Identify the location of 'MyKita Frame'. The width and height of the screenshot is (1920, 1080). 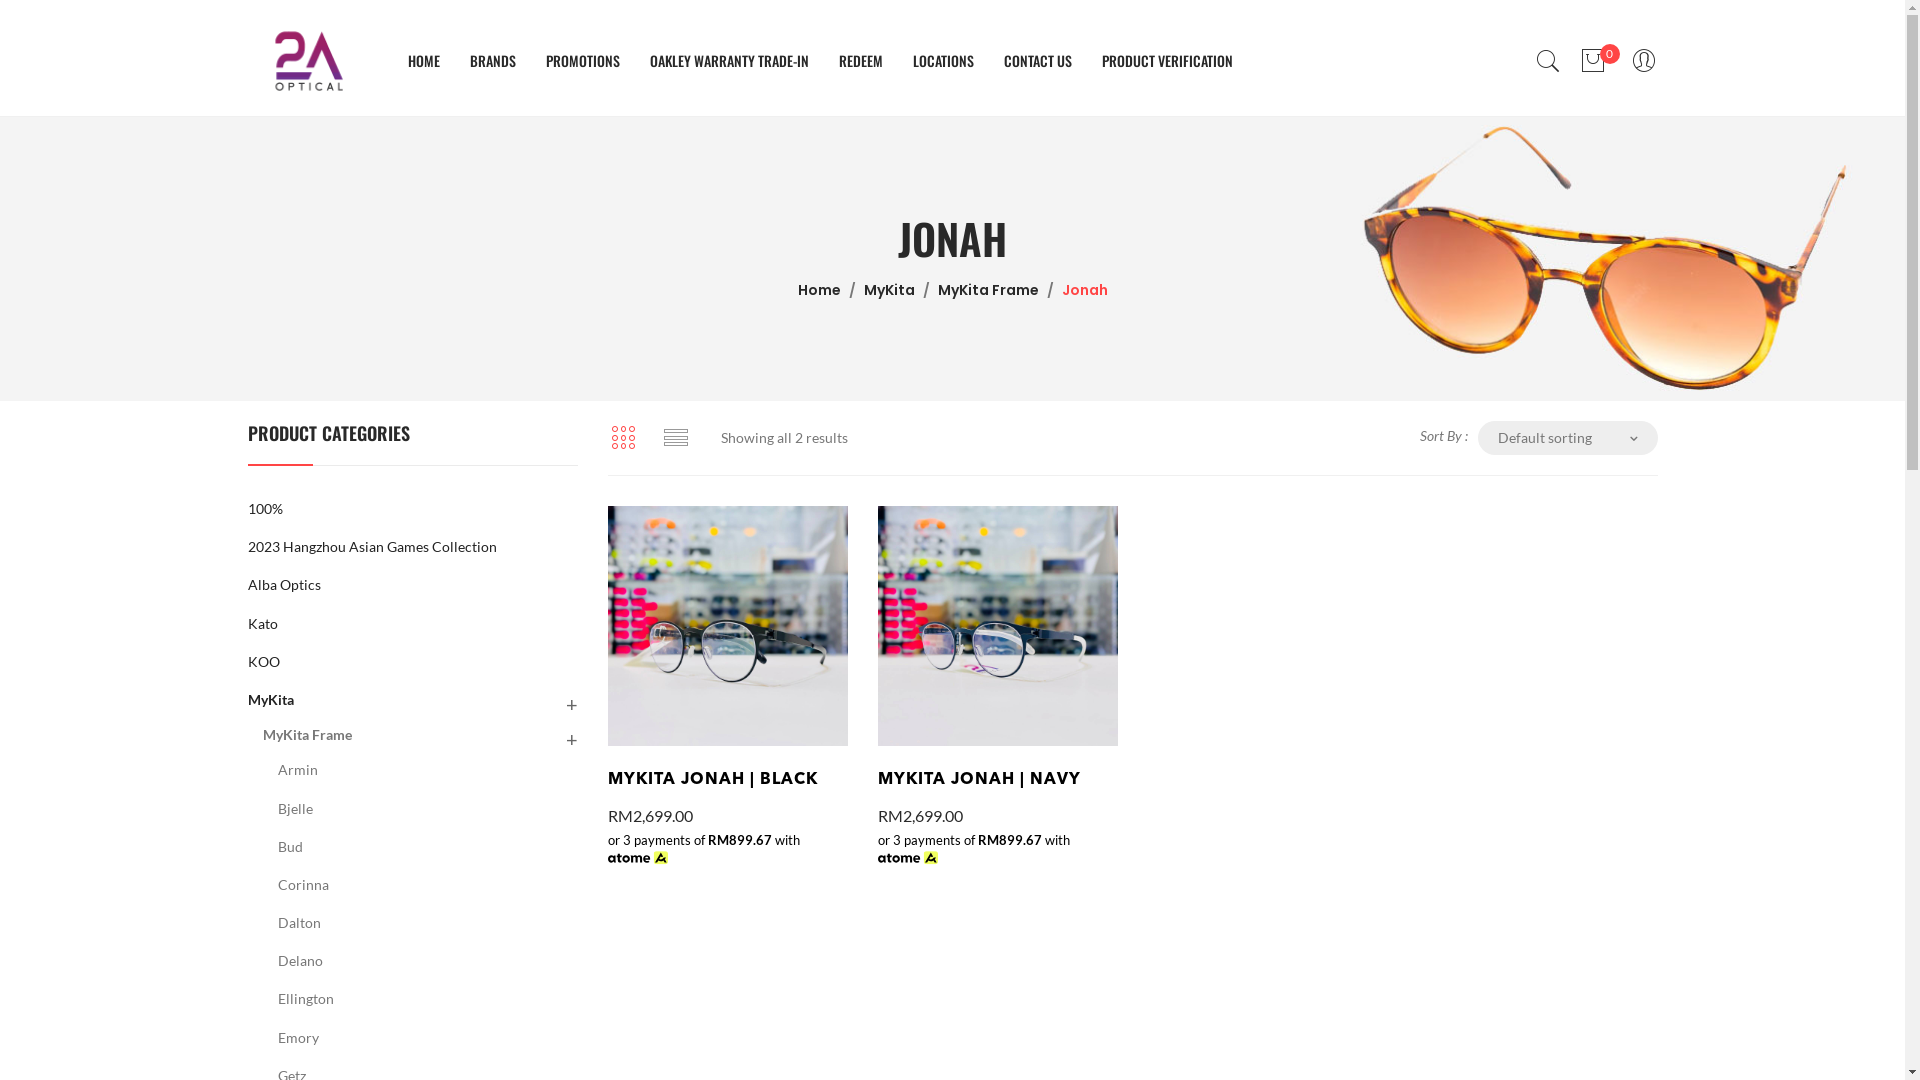
(305, 734).